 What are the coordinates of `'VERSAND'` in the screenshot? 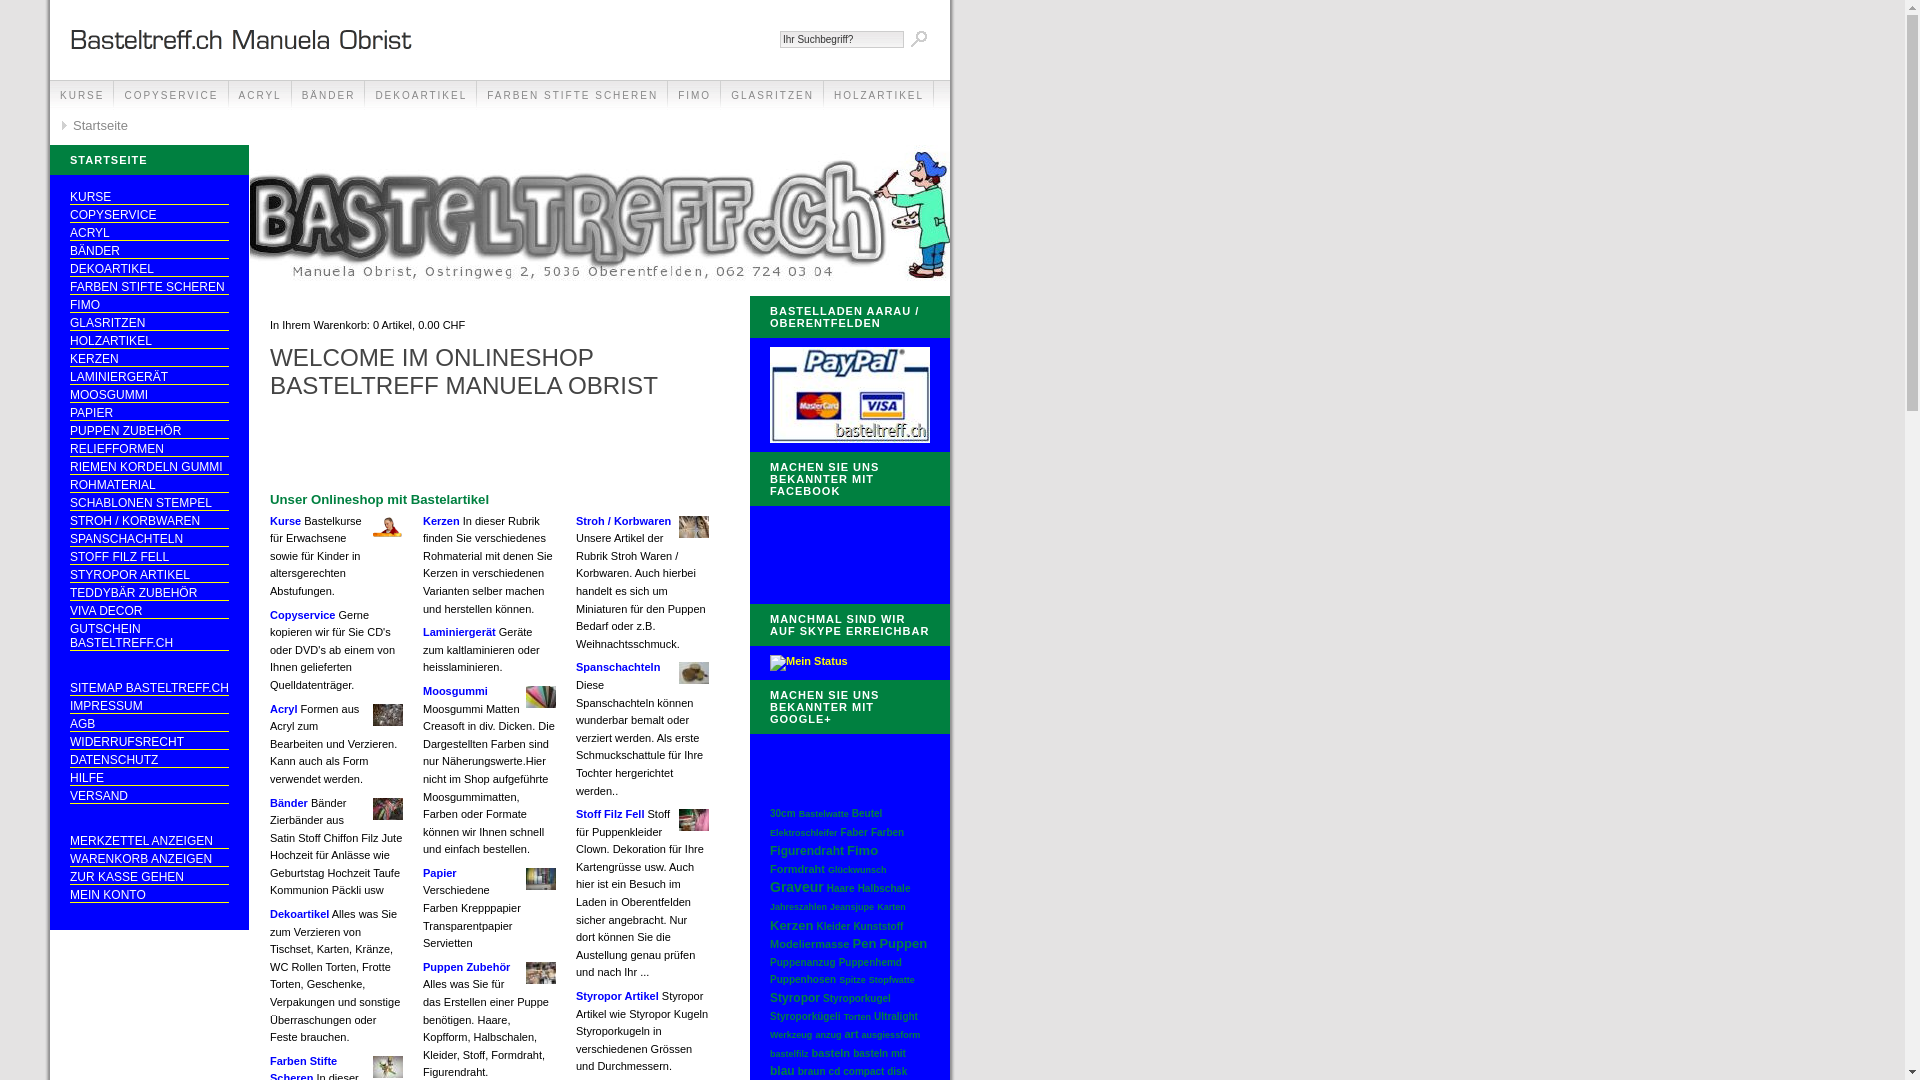 It's located at (70, 795).